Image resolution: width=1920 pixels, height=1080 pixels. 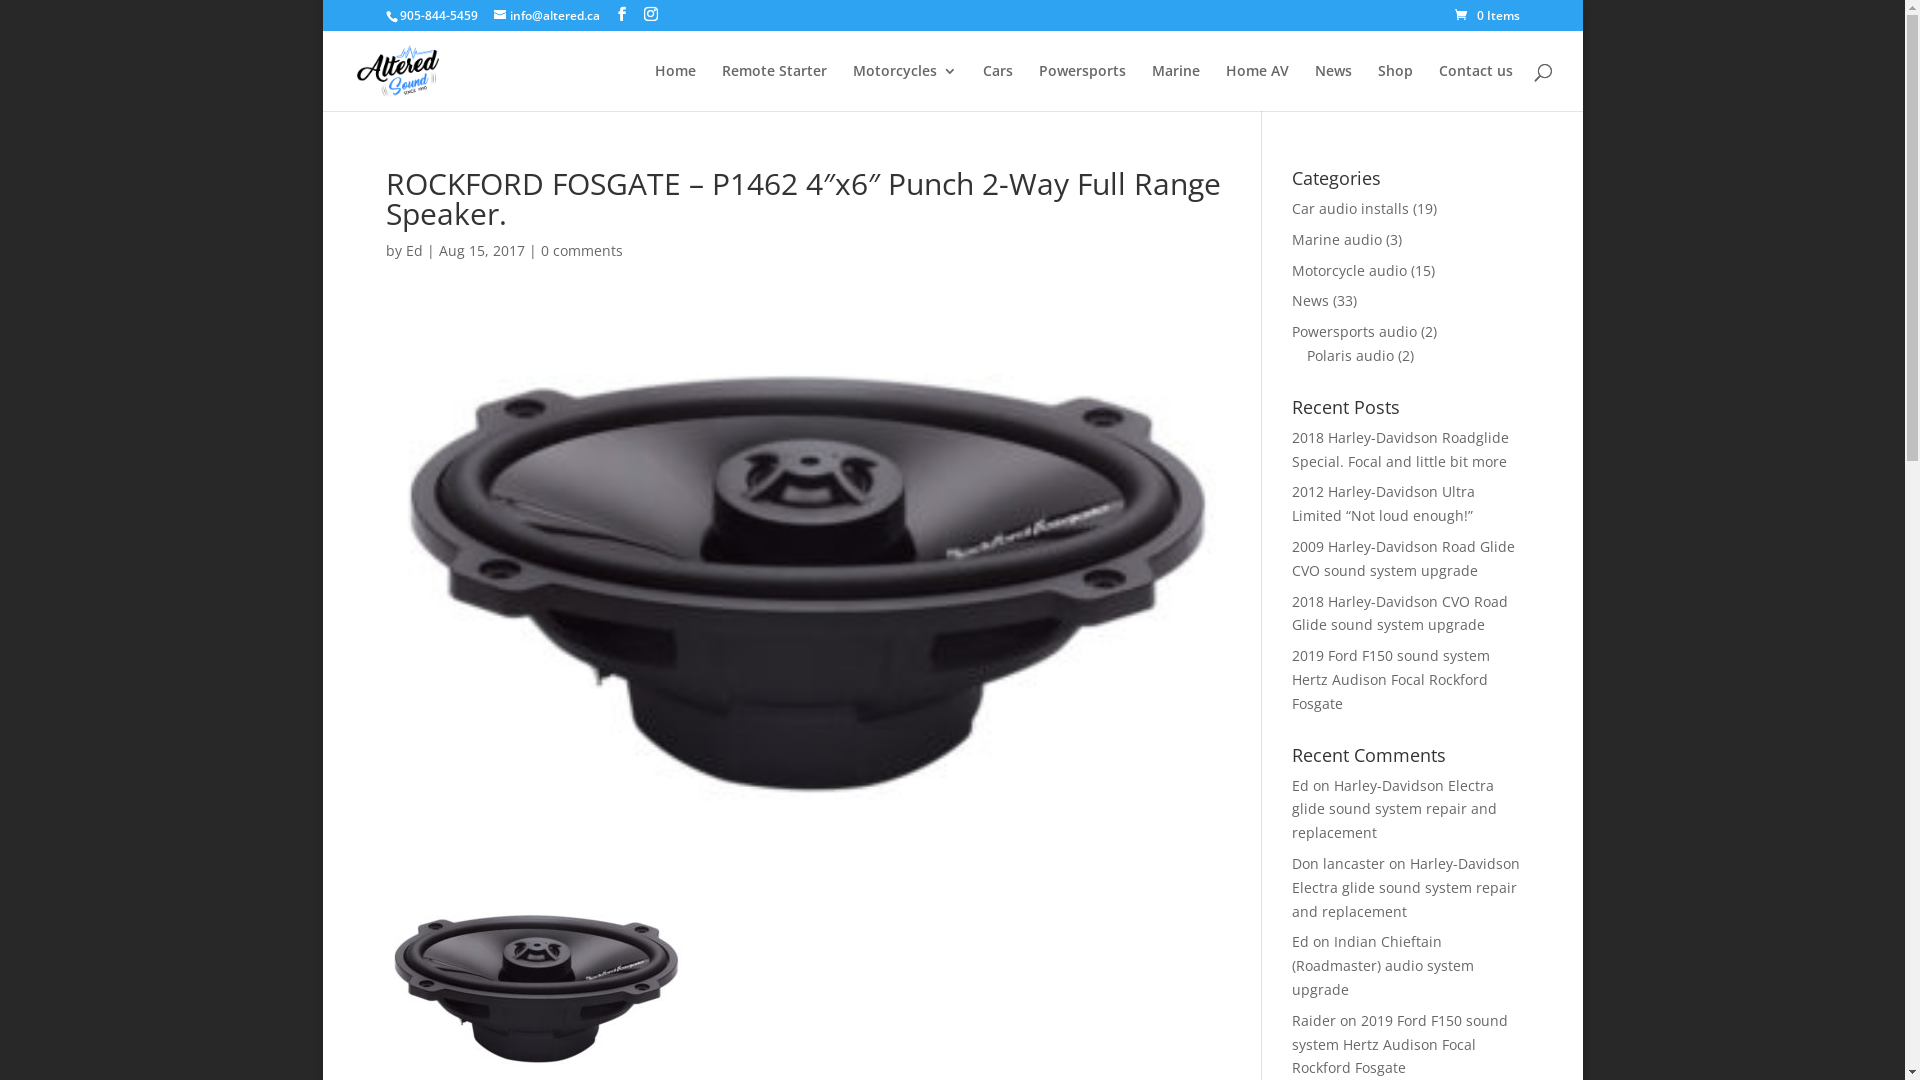 I want to click on 'Marine audio', so click(x=1337, y=238).